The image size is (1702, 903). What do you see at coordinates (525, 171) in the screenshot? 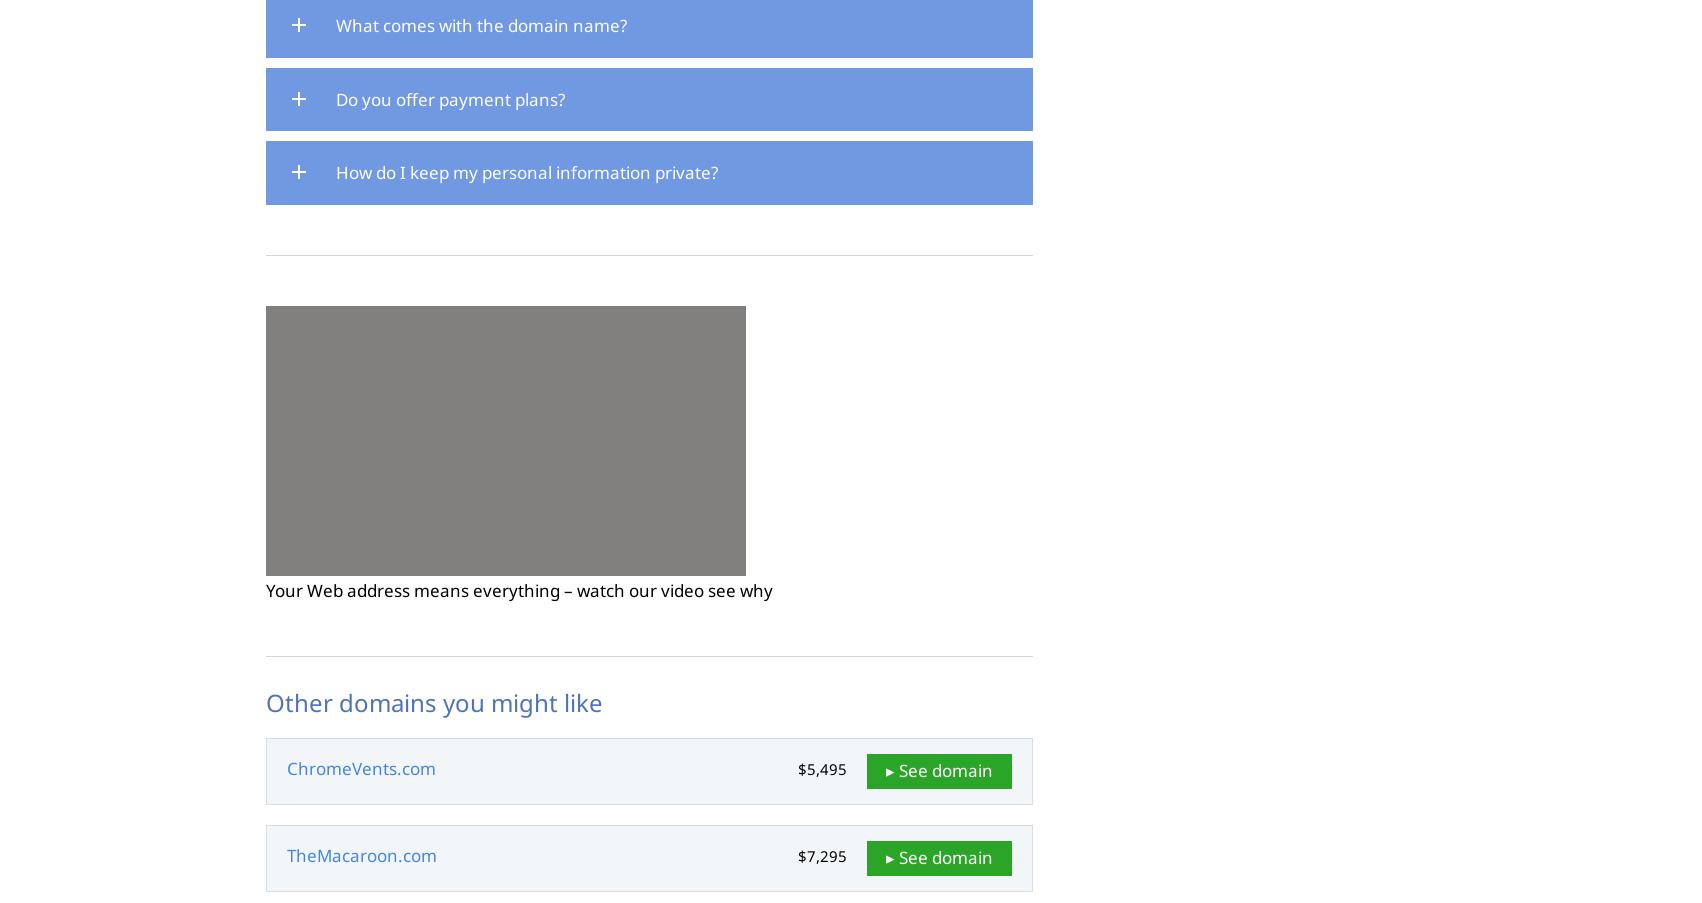
I see `'How do I keep my personal information private?'` at bounding box center [525, 171].